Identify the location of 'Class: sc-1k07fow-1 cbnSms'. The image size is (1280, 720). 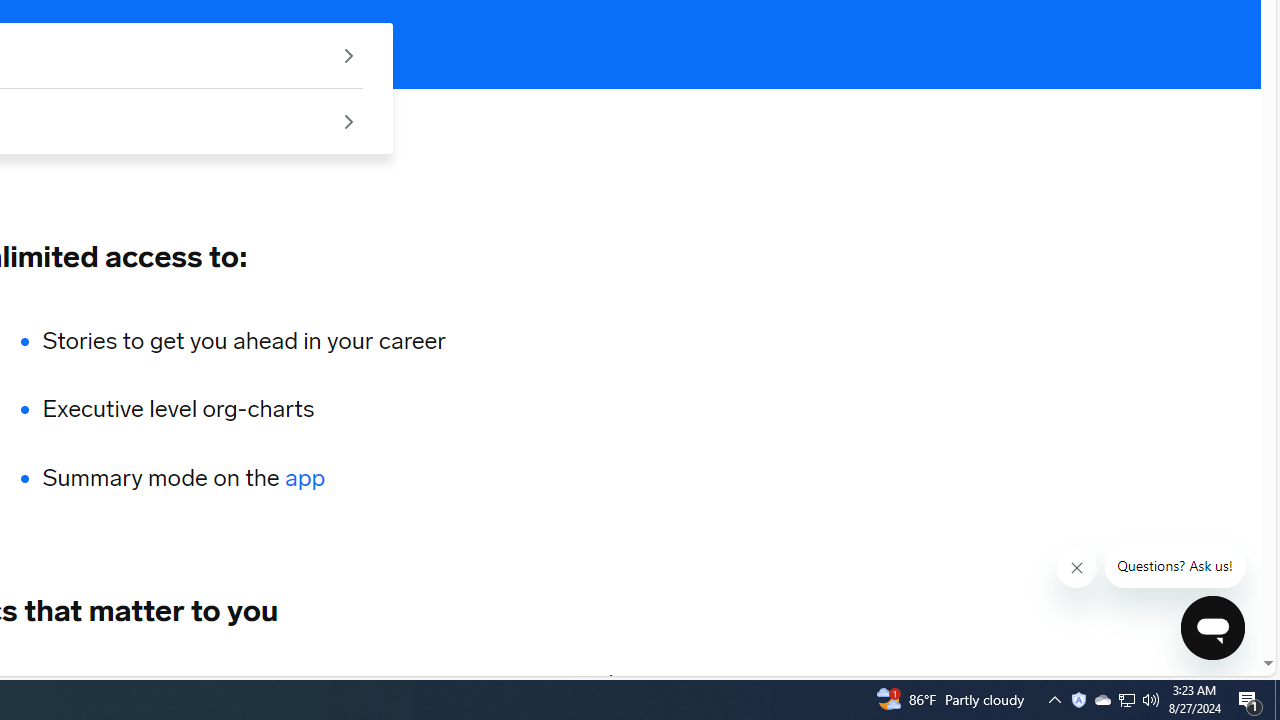
(1211, 626).